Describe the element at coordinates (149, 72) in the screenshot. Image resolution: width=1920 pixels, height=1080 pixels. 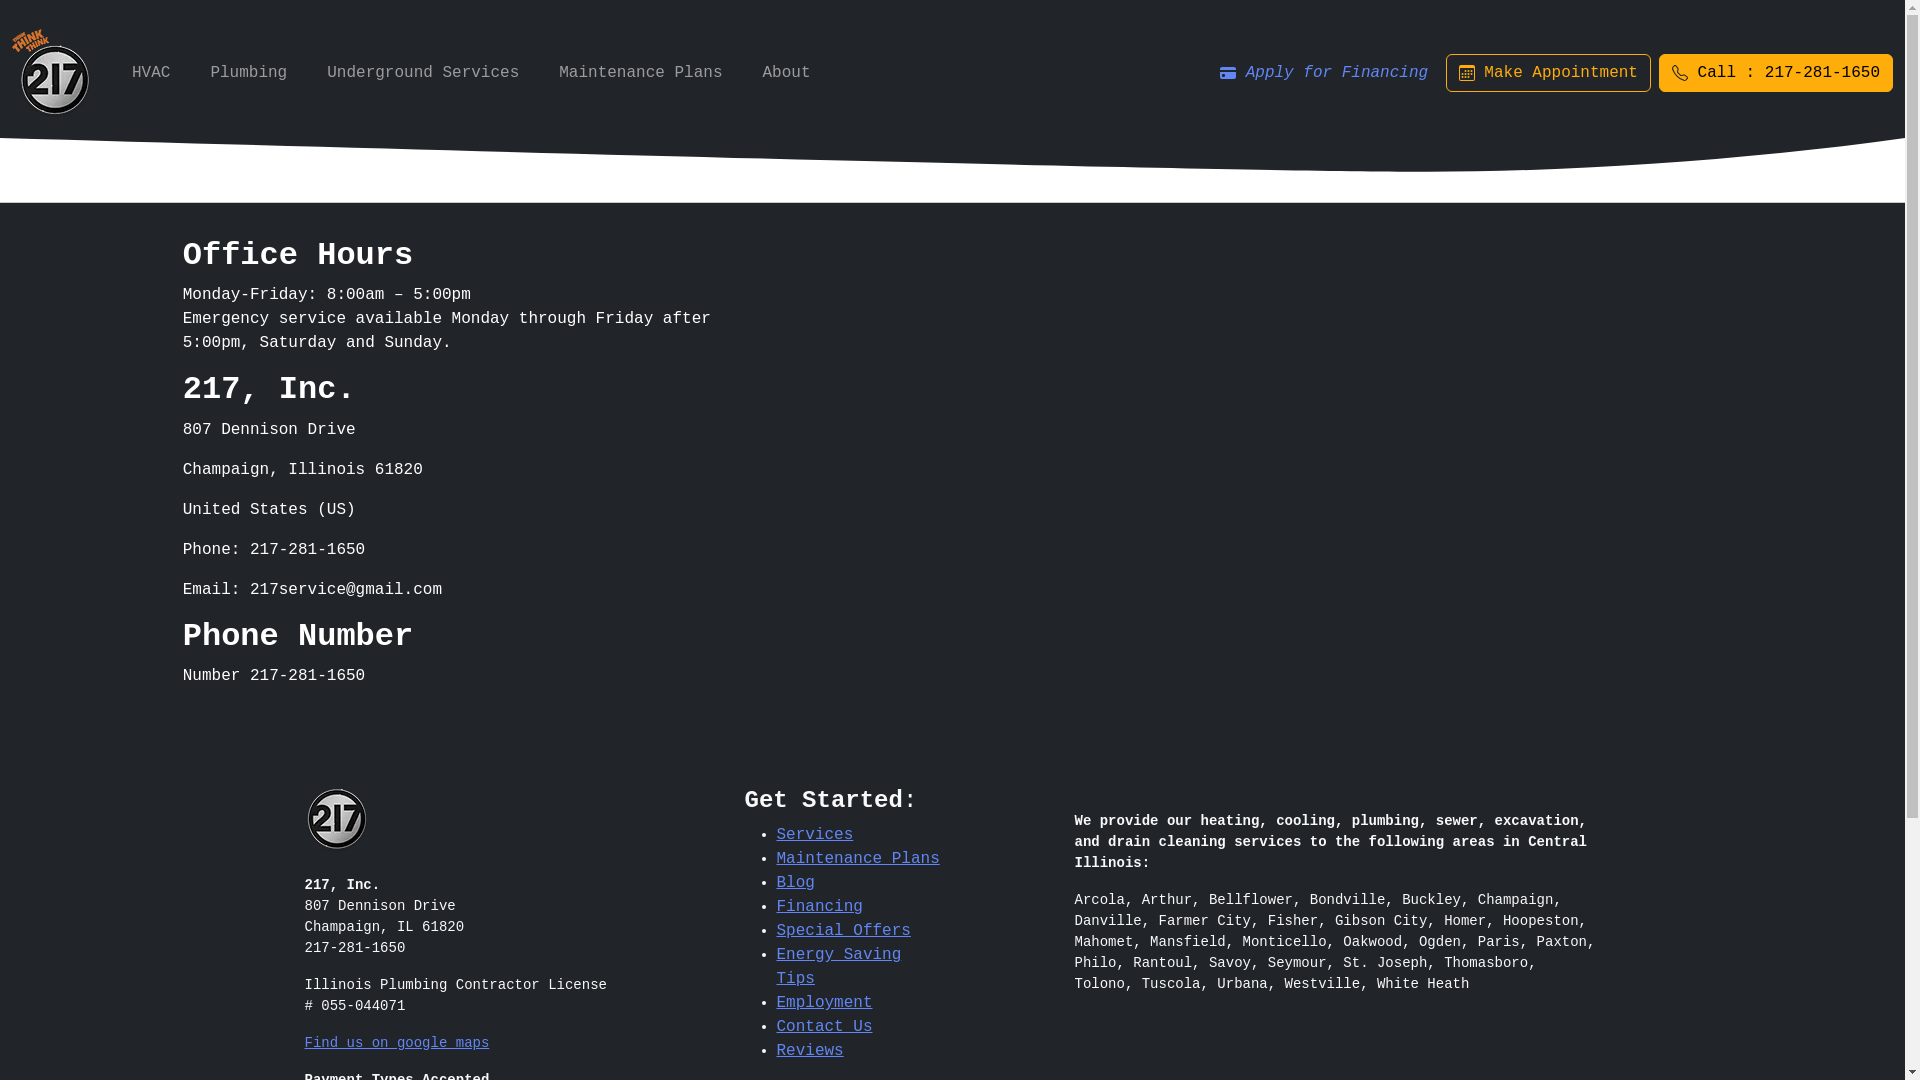
I see `'HVAC'` at that location.